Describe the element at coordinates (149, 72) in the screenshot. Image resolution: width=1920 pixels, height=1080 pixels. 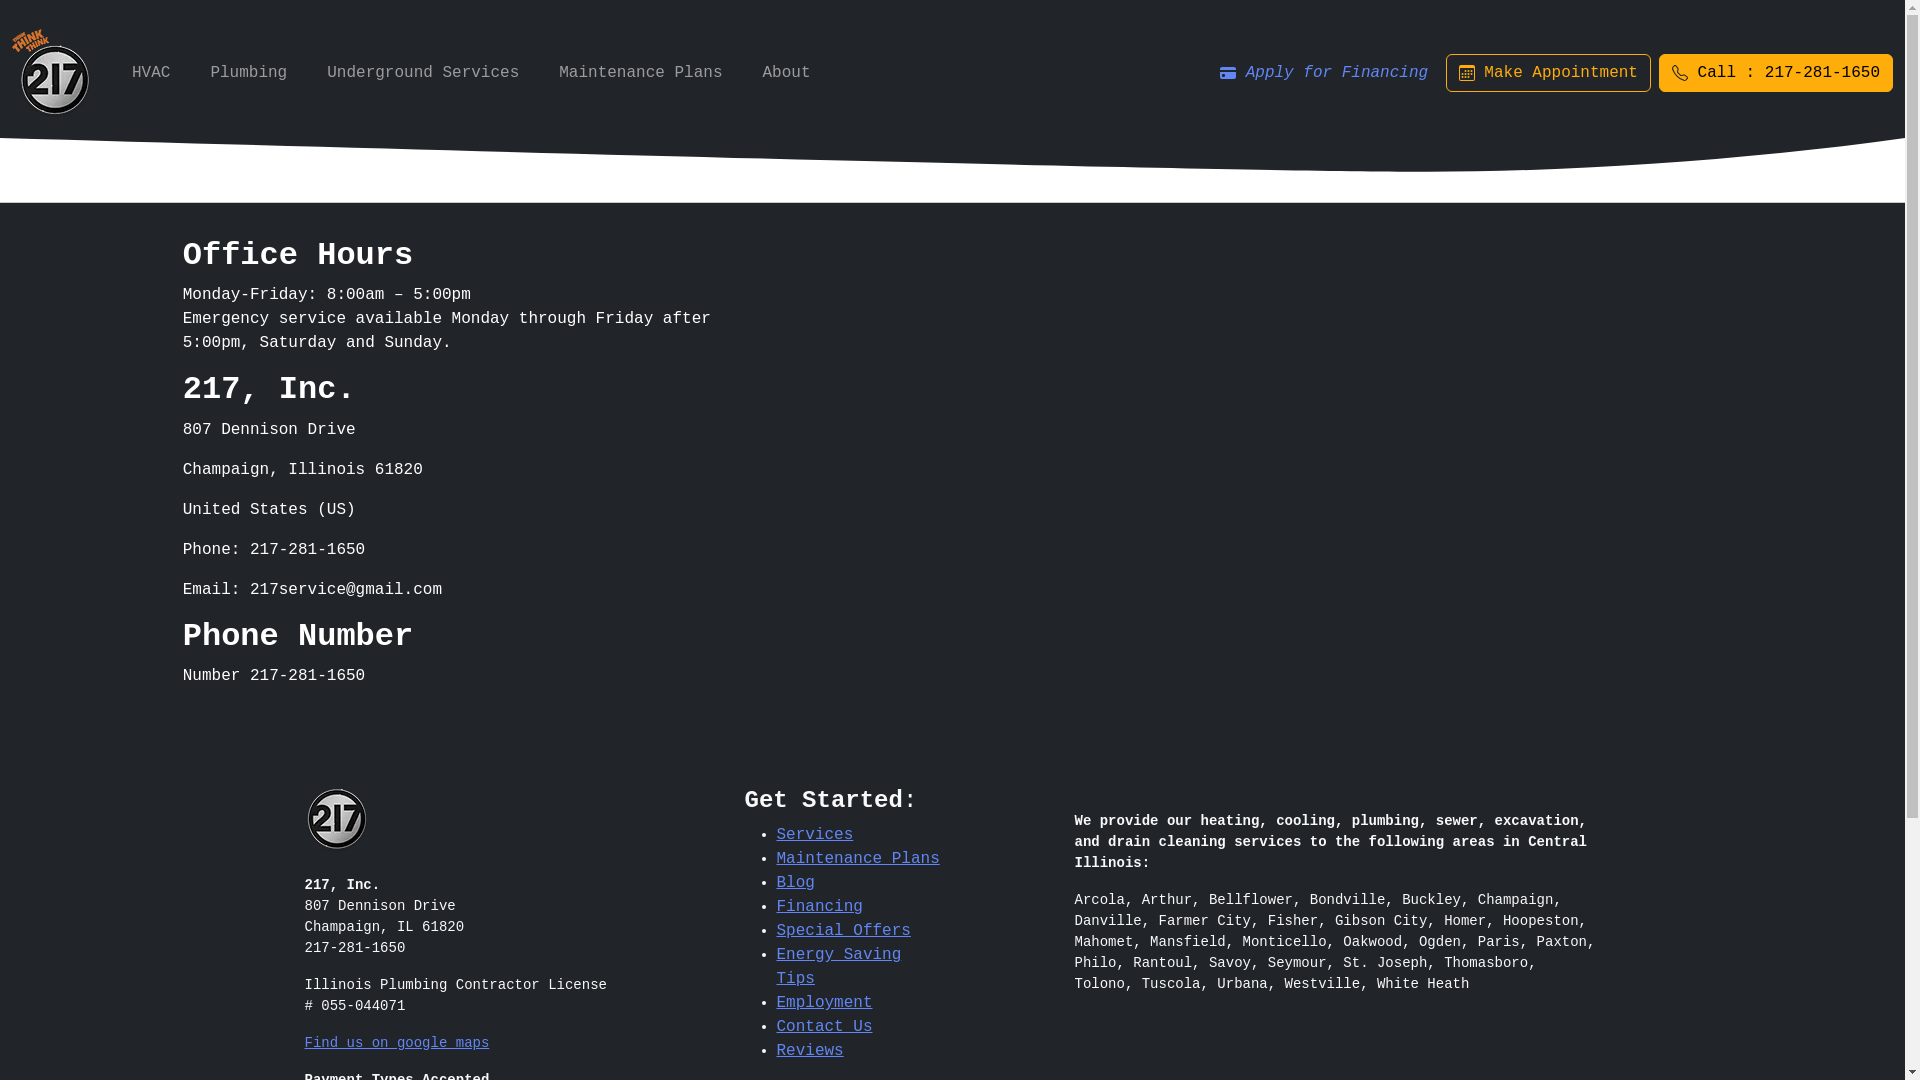
I see `'HVAC'` at that location.